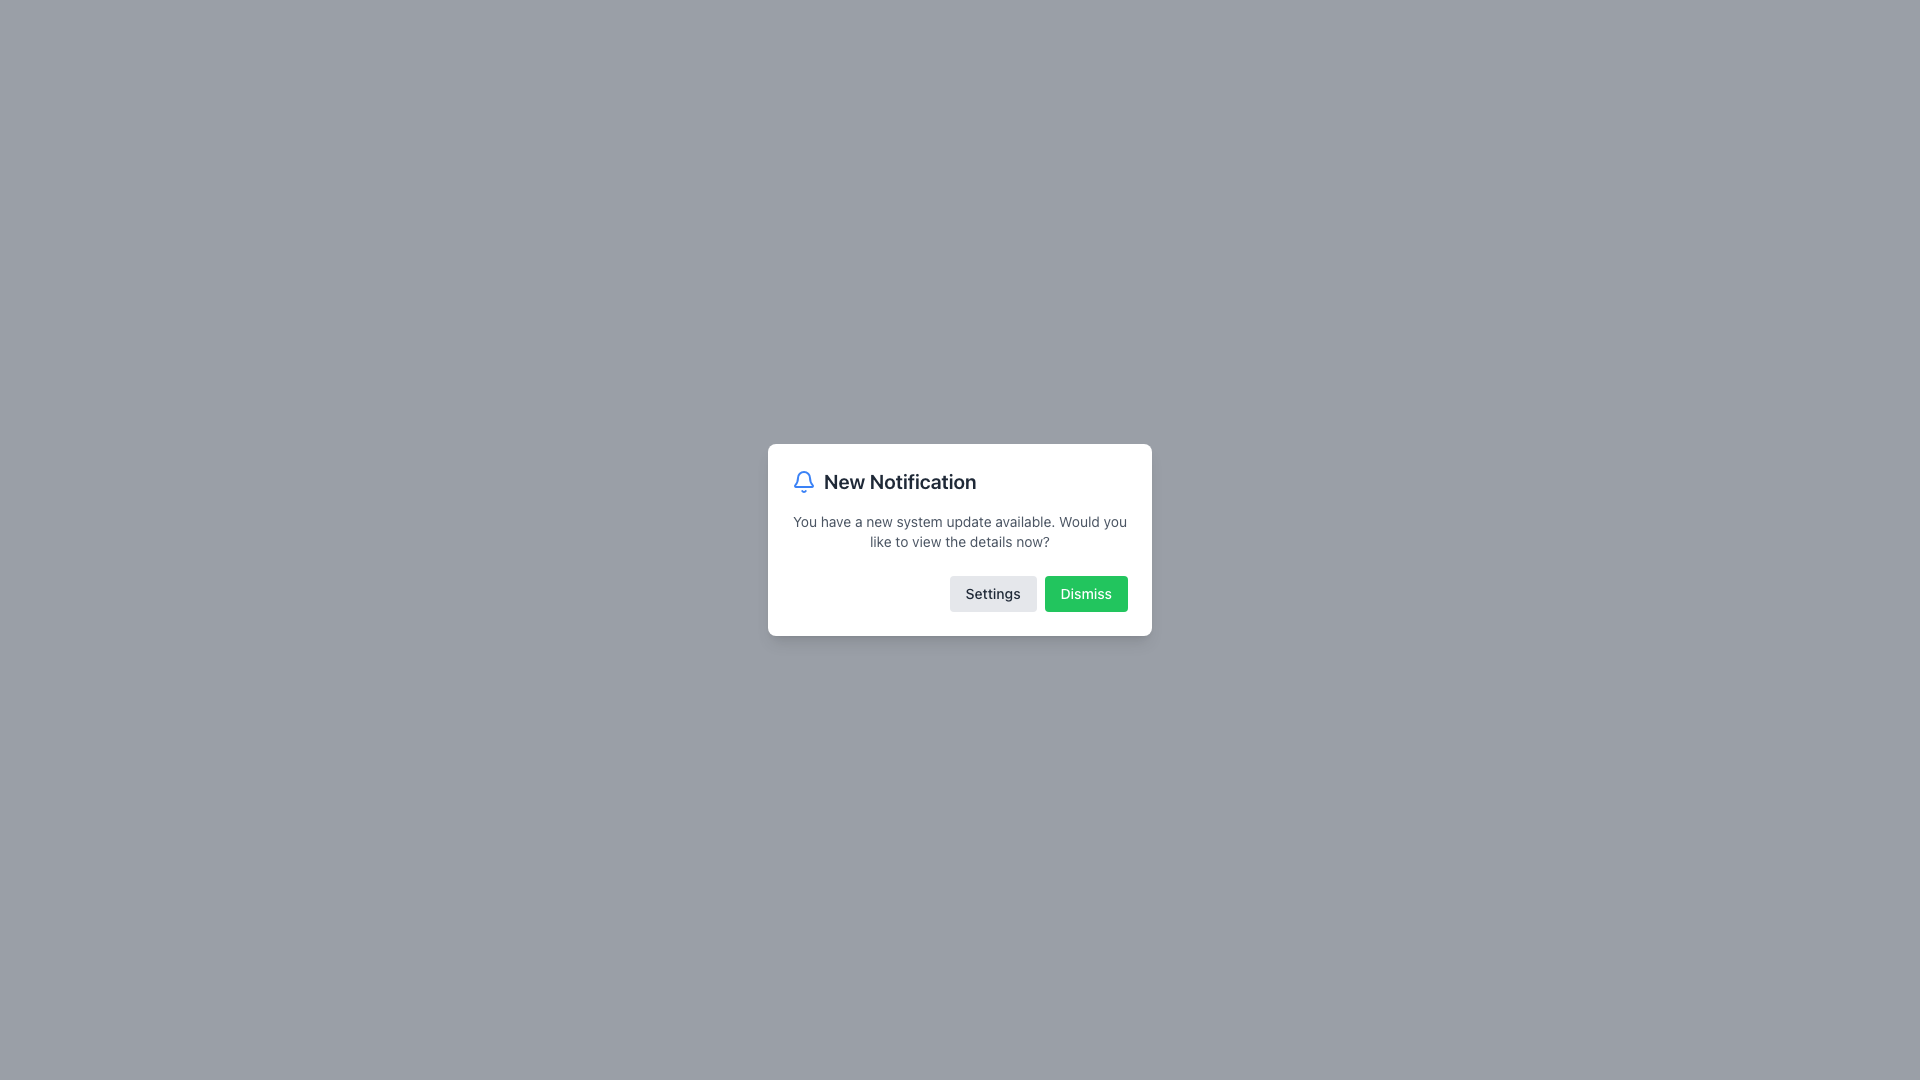 This screenshot has width=1920, height=1080. What do you see at coordinates (960, 482) in the screenshot?
I see `text labeling of the Text Heading with Icon located at the top of the modal or notification box, aligned with the blue notification icon` at bounding box center [960, 482].